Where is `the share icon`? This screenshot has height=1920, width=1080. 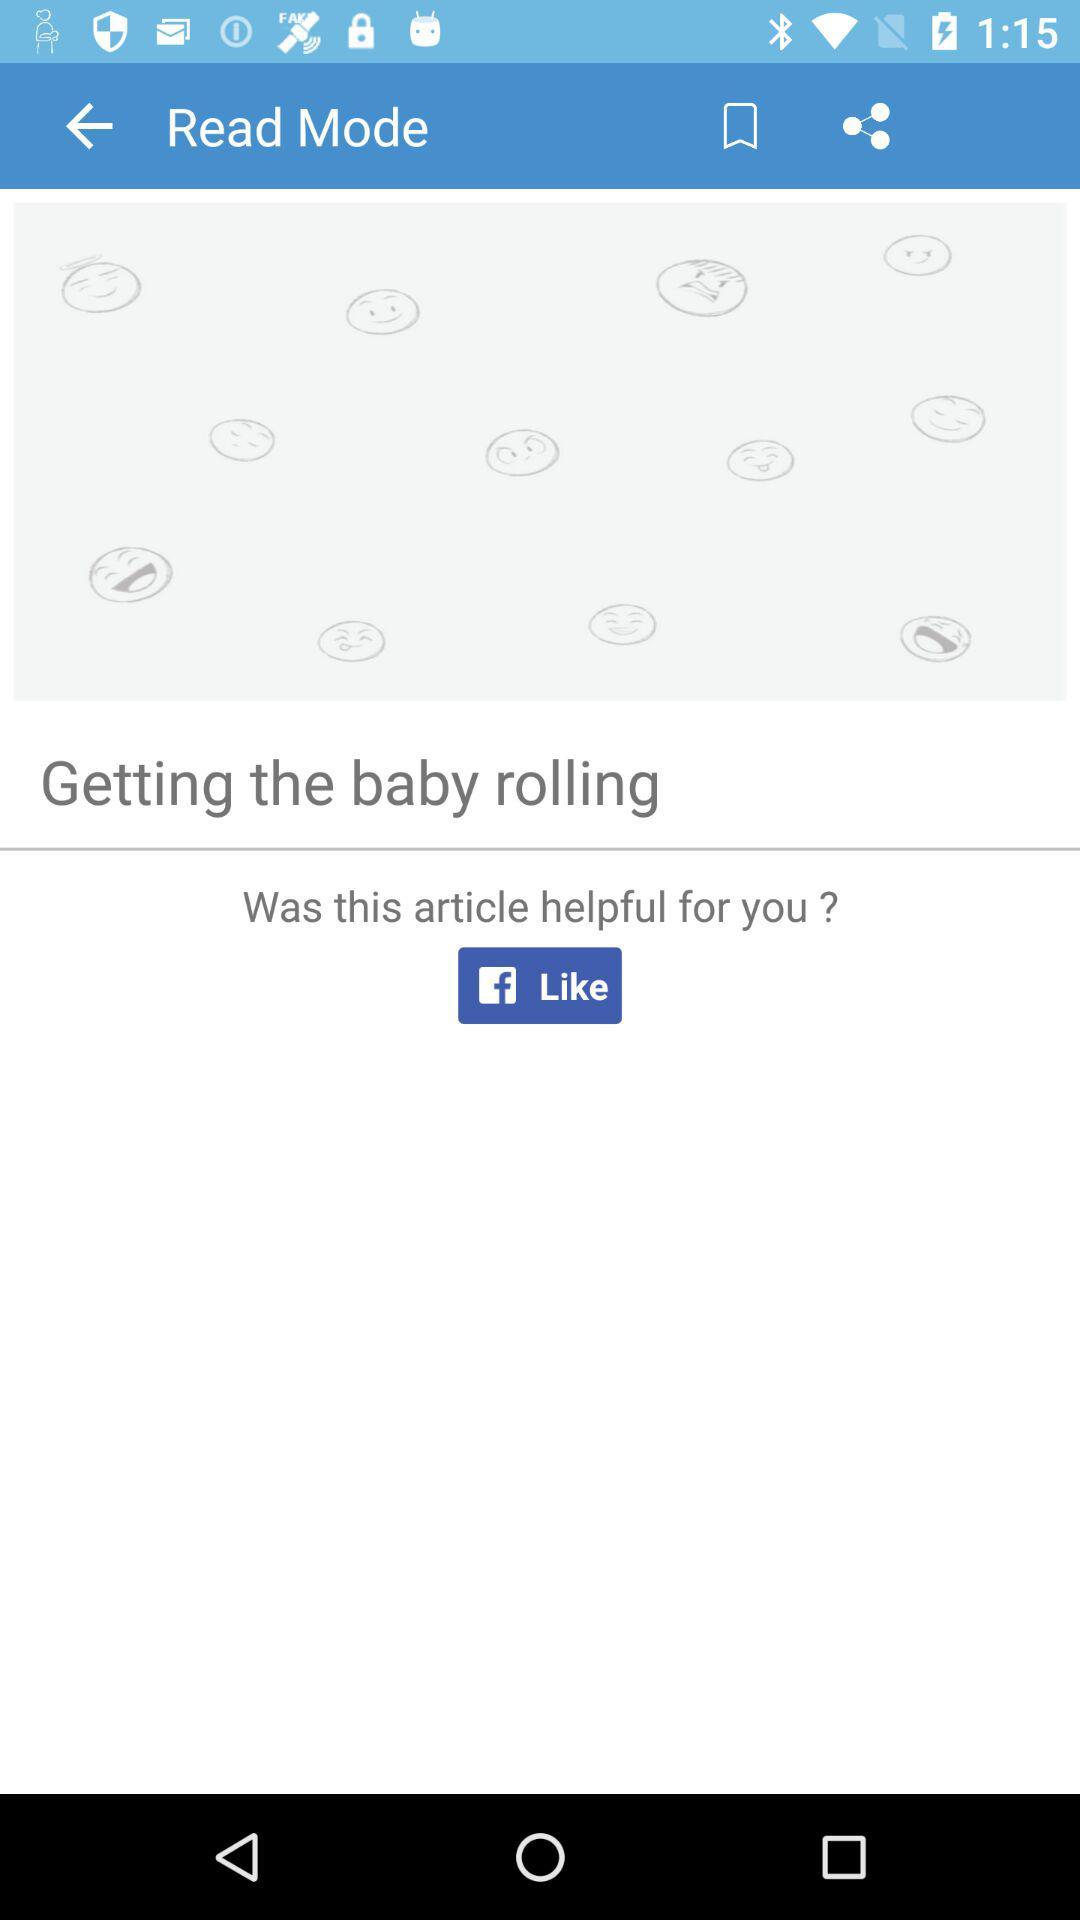
the share icon is located at coordinates (865, 124).